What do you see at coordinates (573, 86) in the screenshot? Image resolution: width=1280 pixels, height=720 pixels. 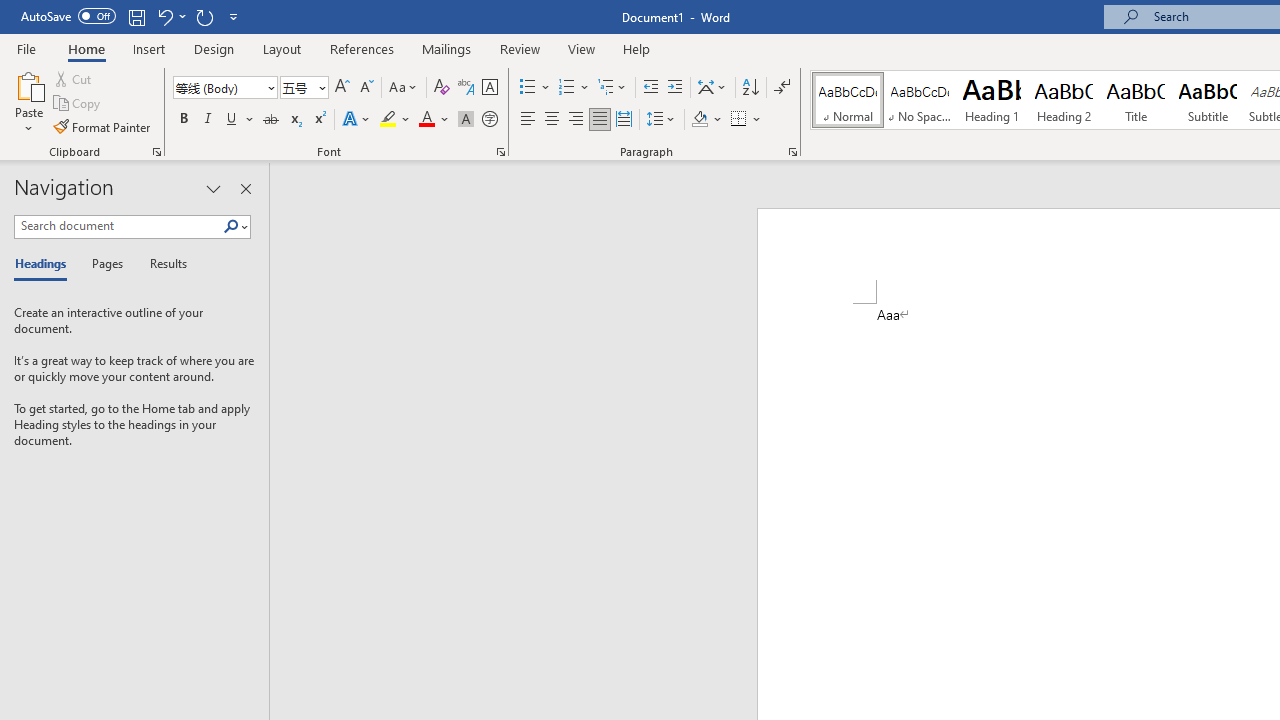 I see `'Numbering'` at bounding box center [573, 86].